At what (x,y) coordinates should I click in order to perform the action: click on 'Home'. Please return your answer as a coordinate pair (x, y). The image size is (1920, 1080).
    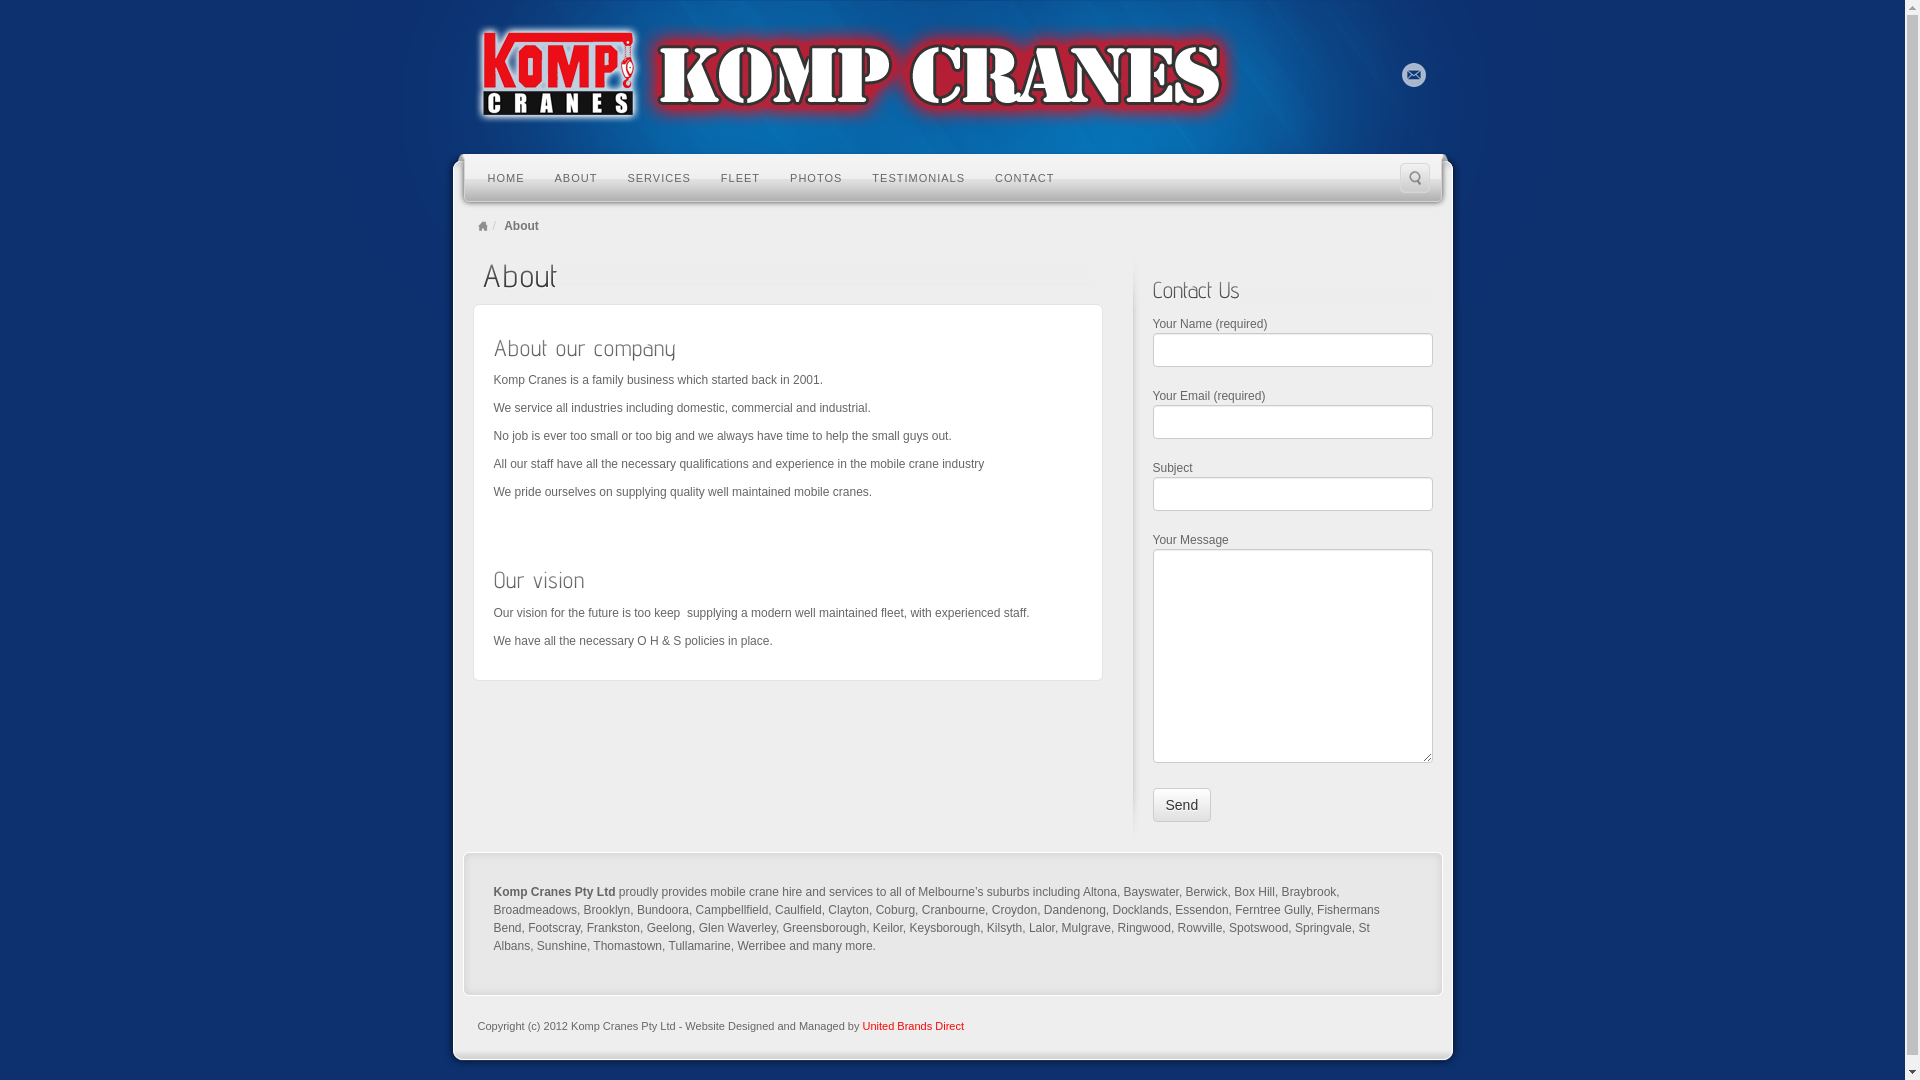
    Looking at the image, I should click on (483, 225).